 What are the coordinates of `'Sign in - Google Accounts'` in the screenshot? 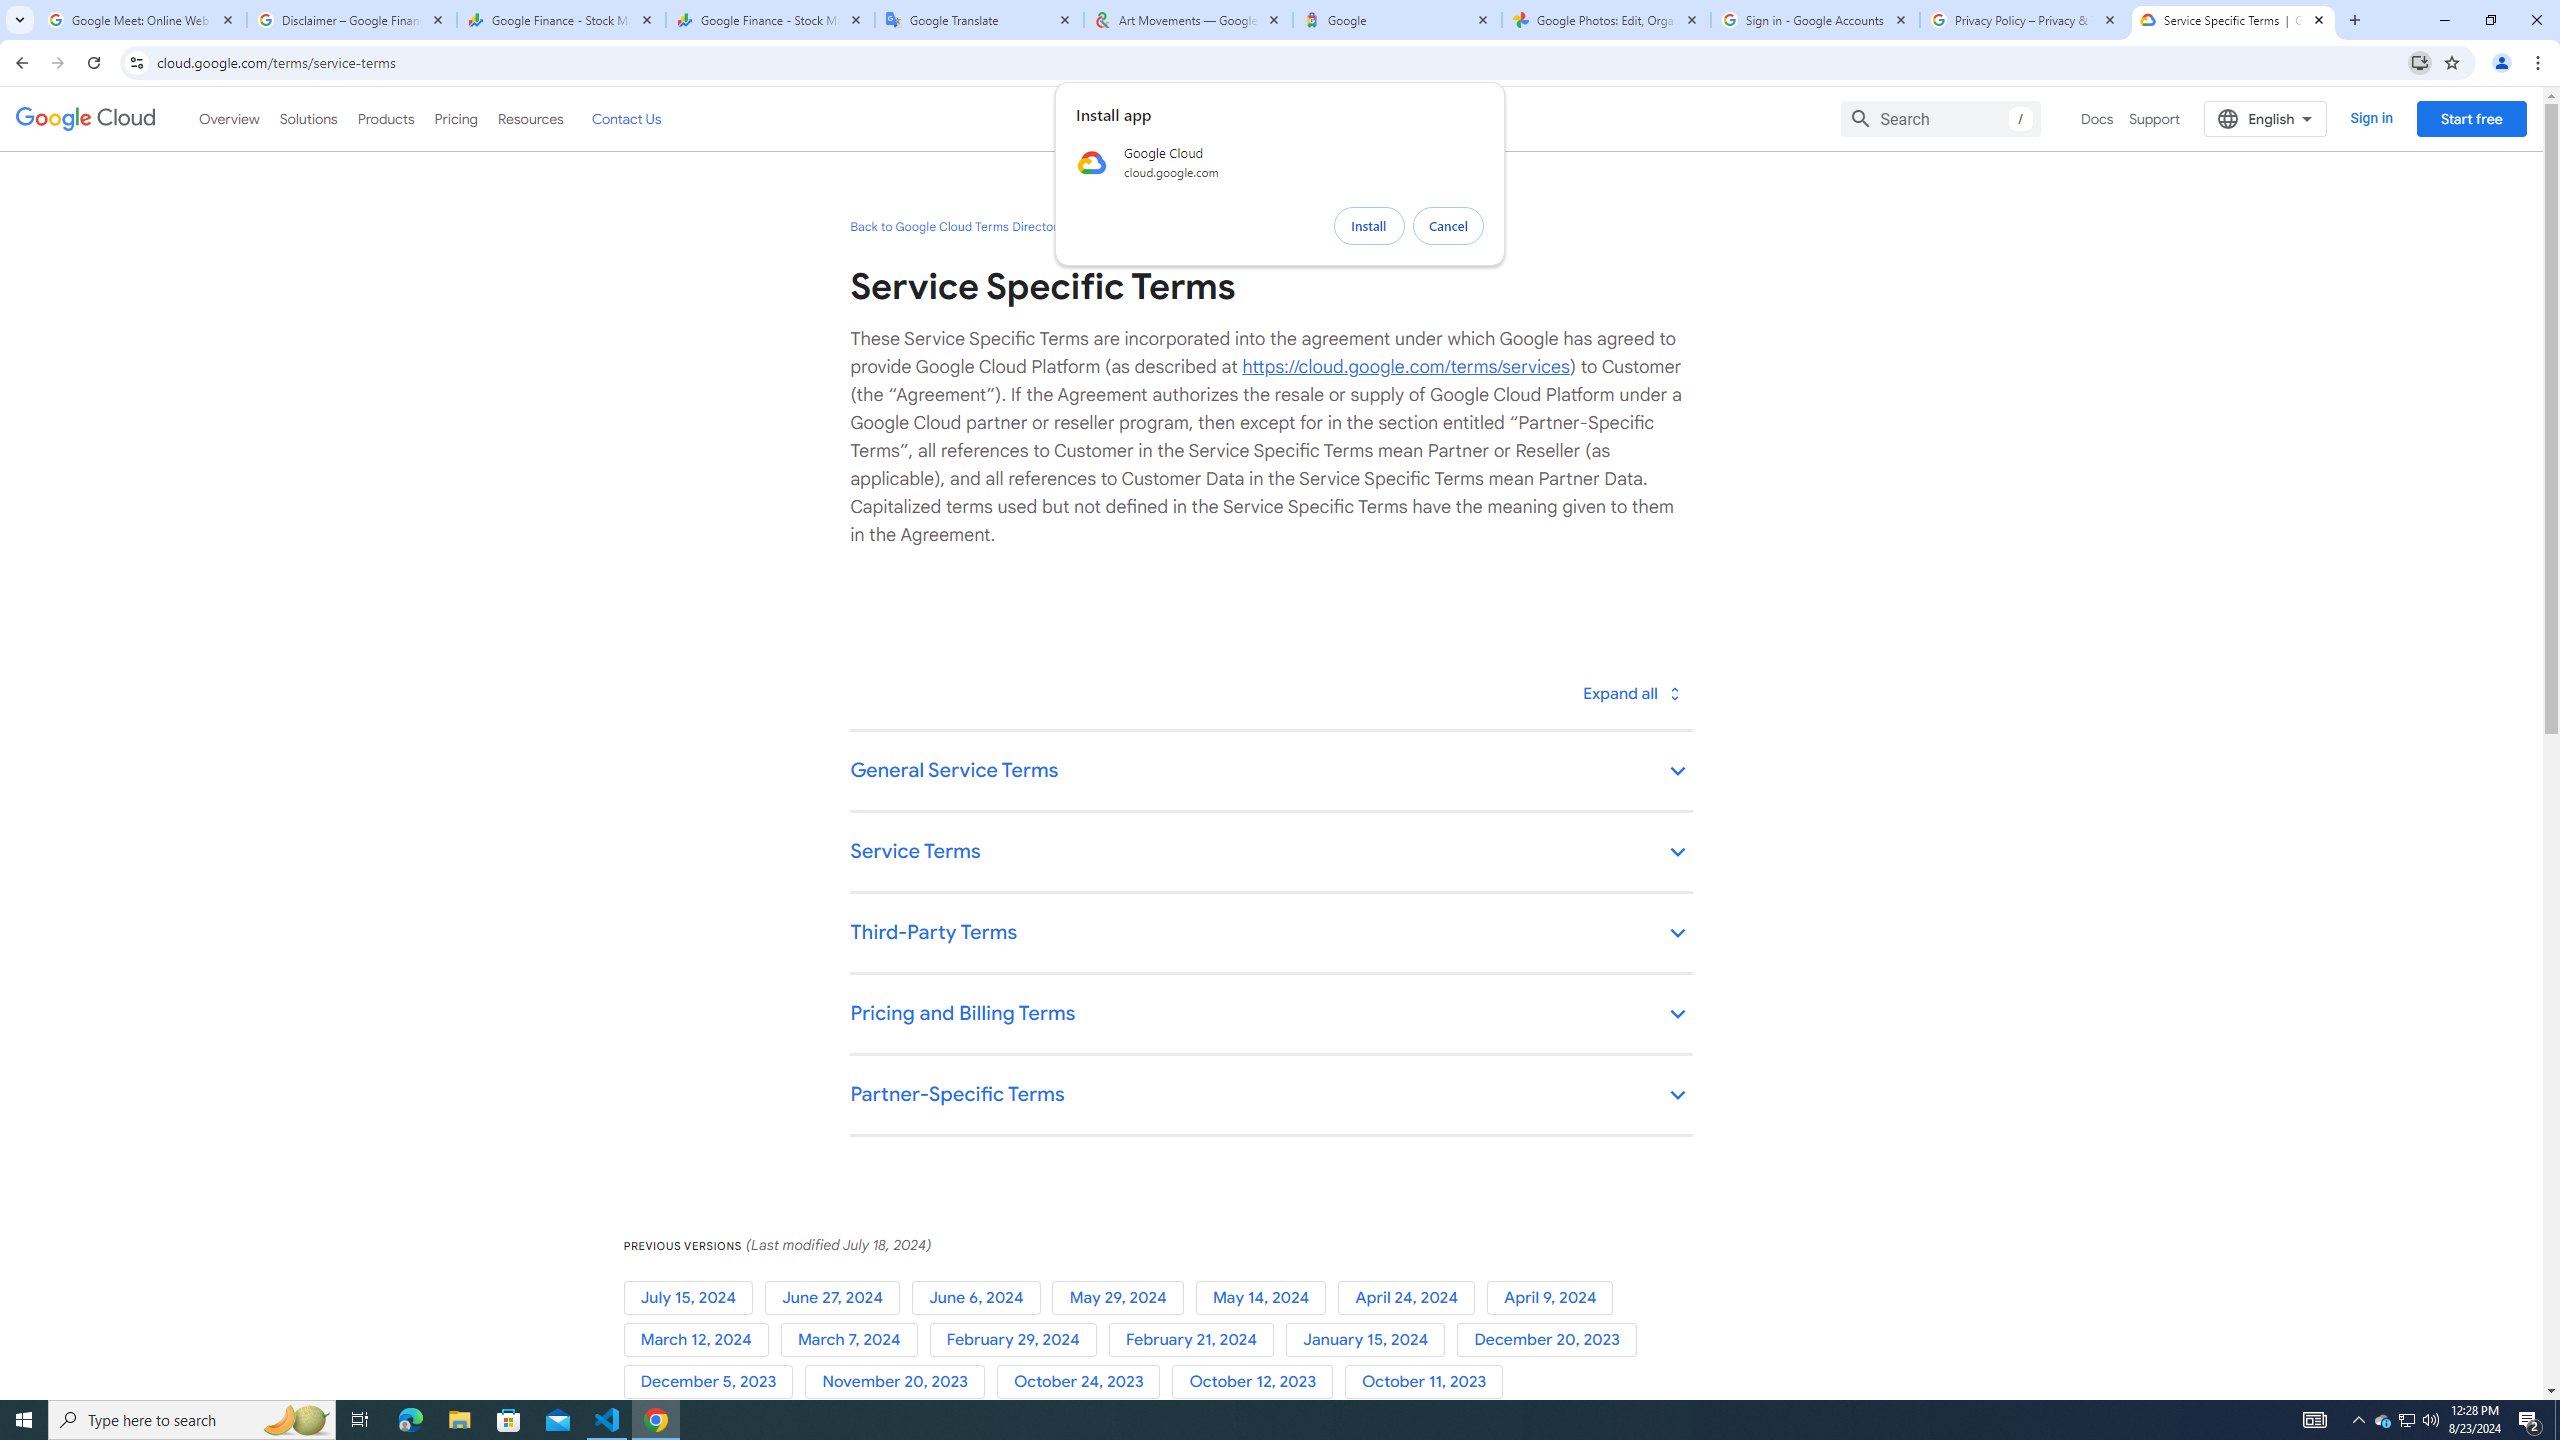 It's located at (1815, 19).